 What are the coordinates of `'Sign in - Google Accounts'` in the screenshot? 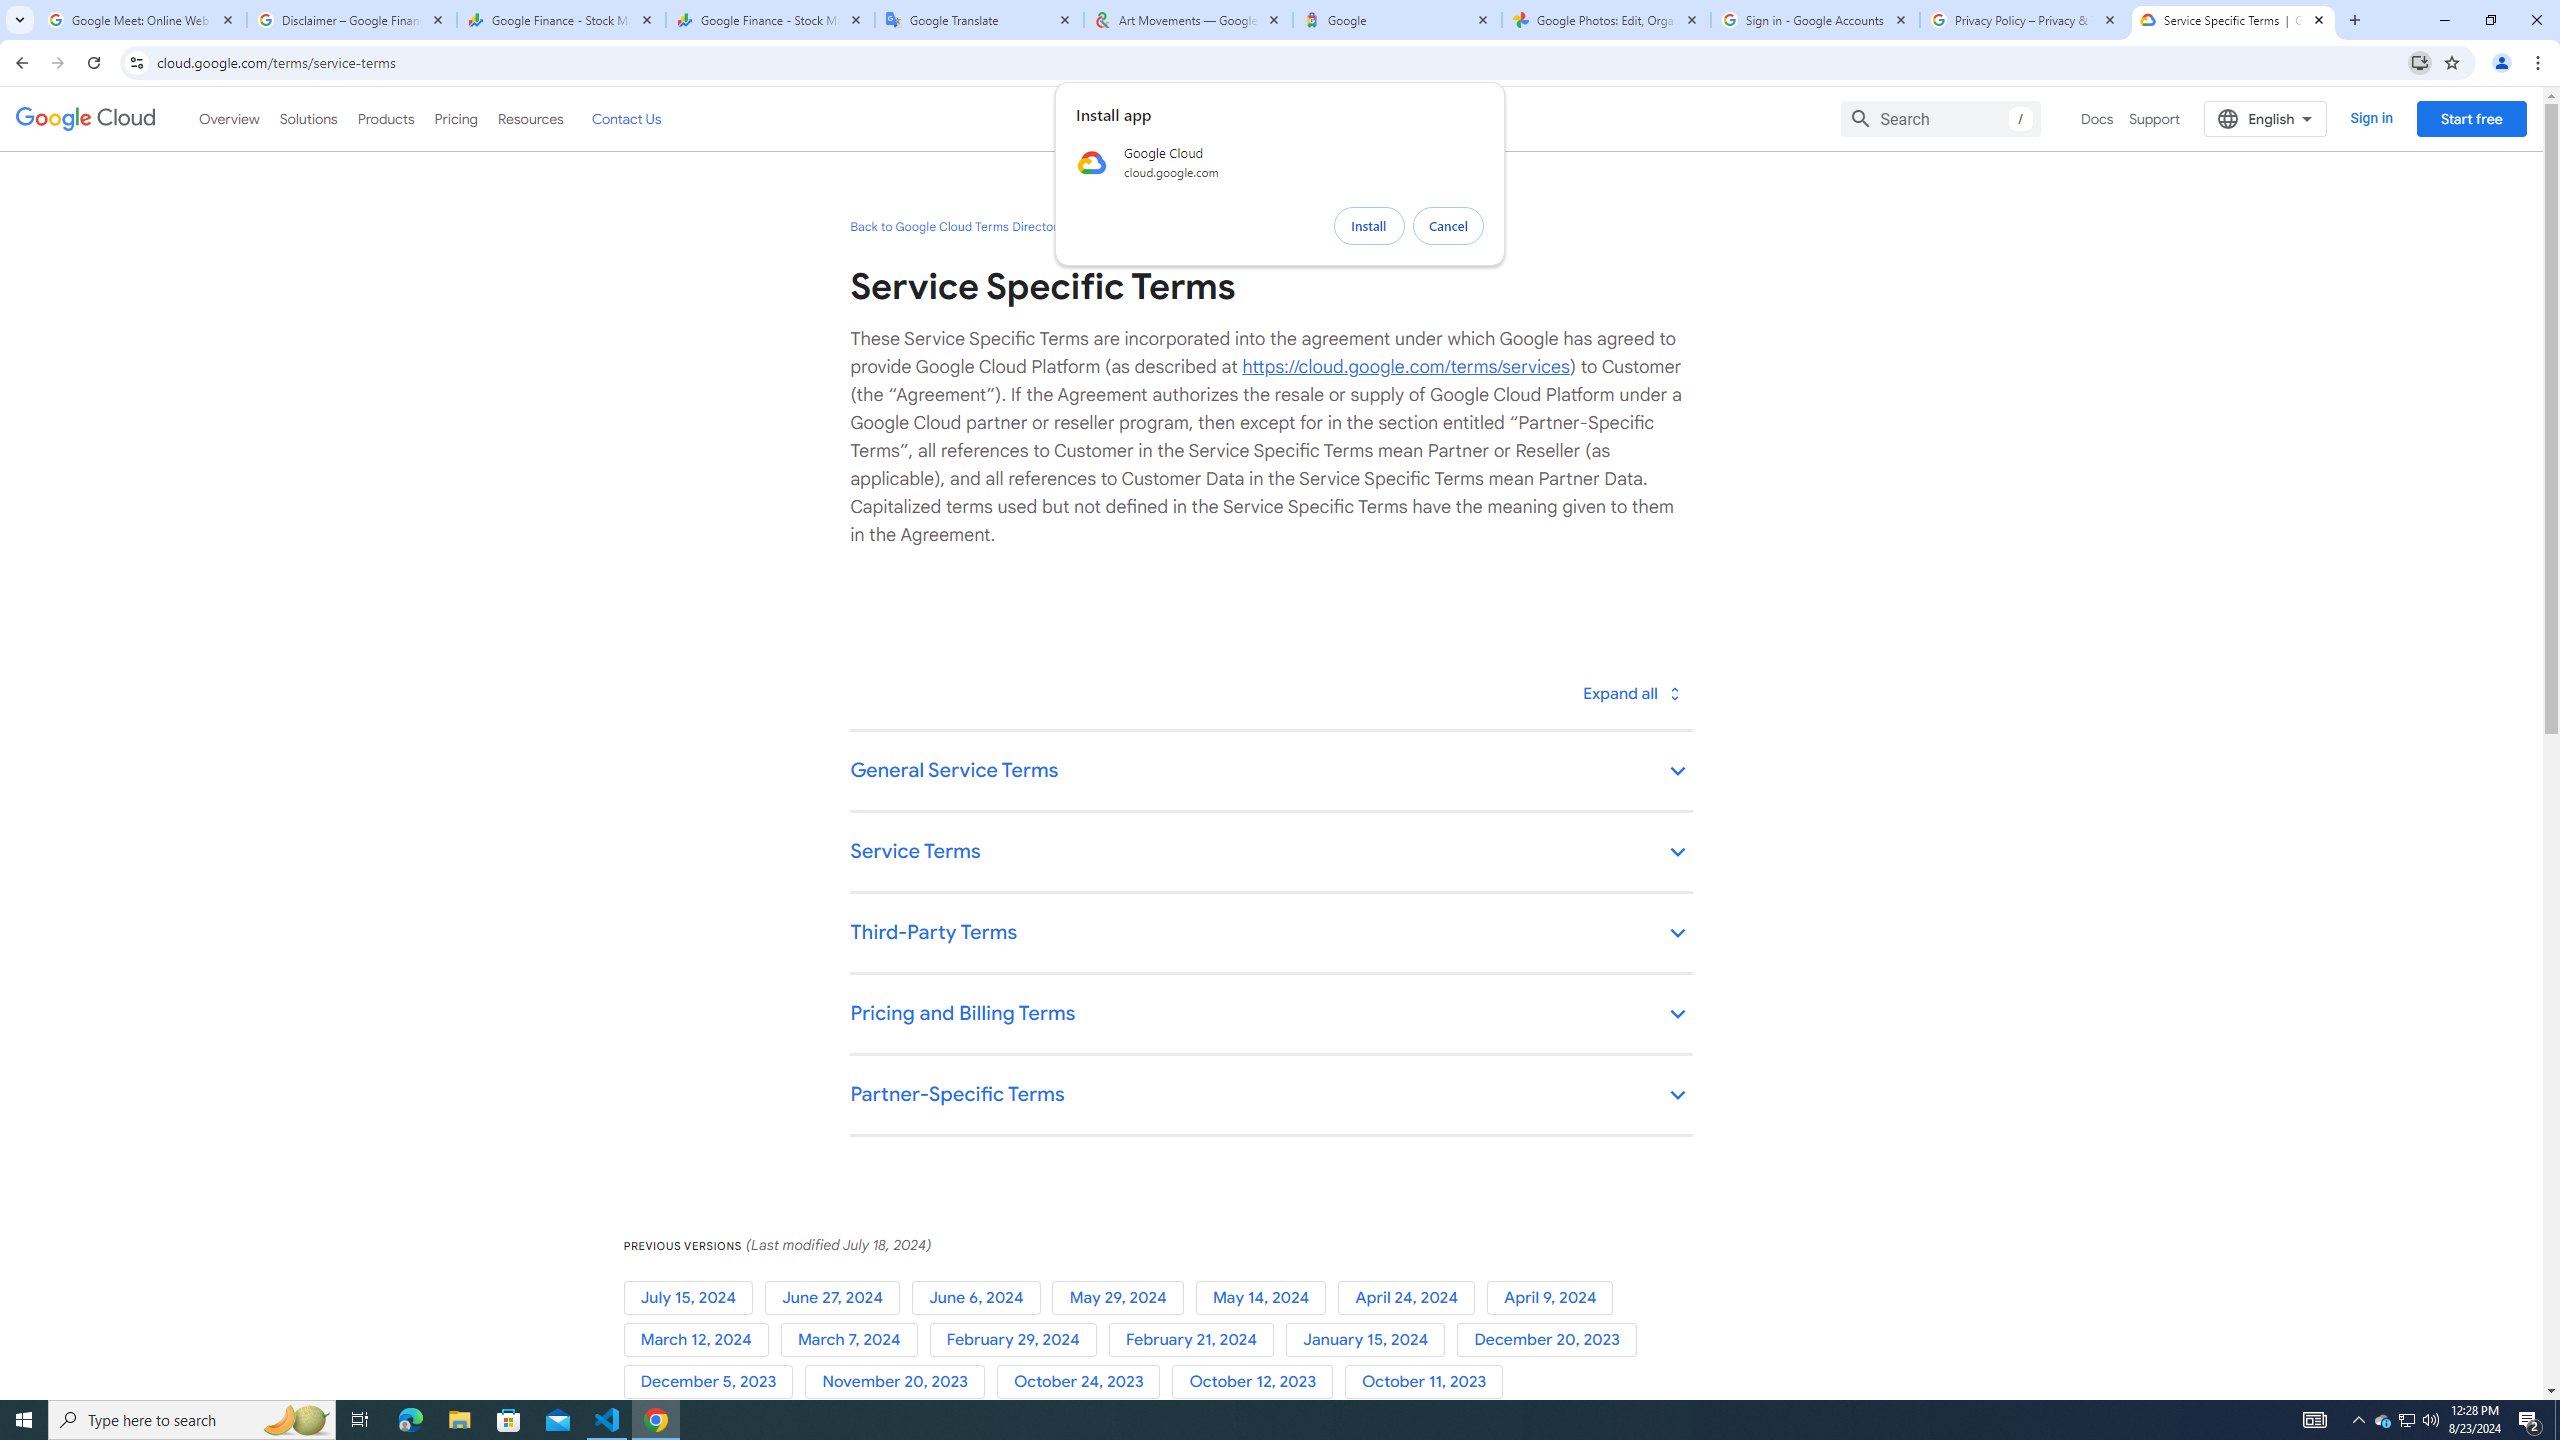 It's located at (1815, 19).